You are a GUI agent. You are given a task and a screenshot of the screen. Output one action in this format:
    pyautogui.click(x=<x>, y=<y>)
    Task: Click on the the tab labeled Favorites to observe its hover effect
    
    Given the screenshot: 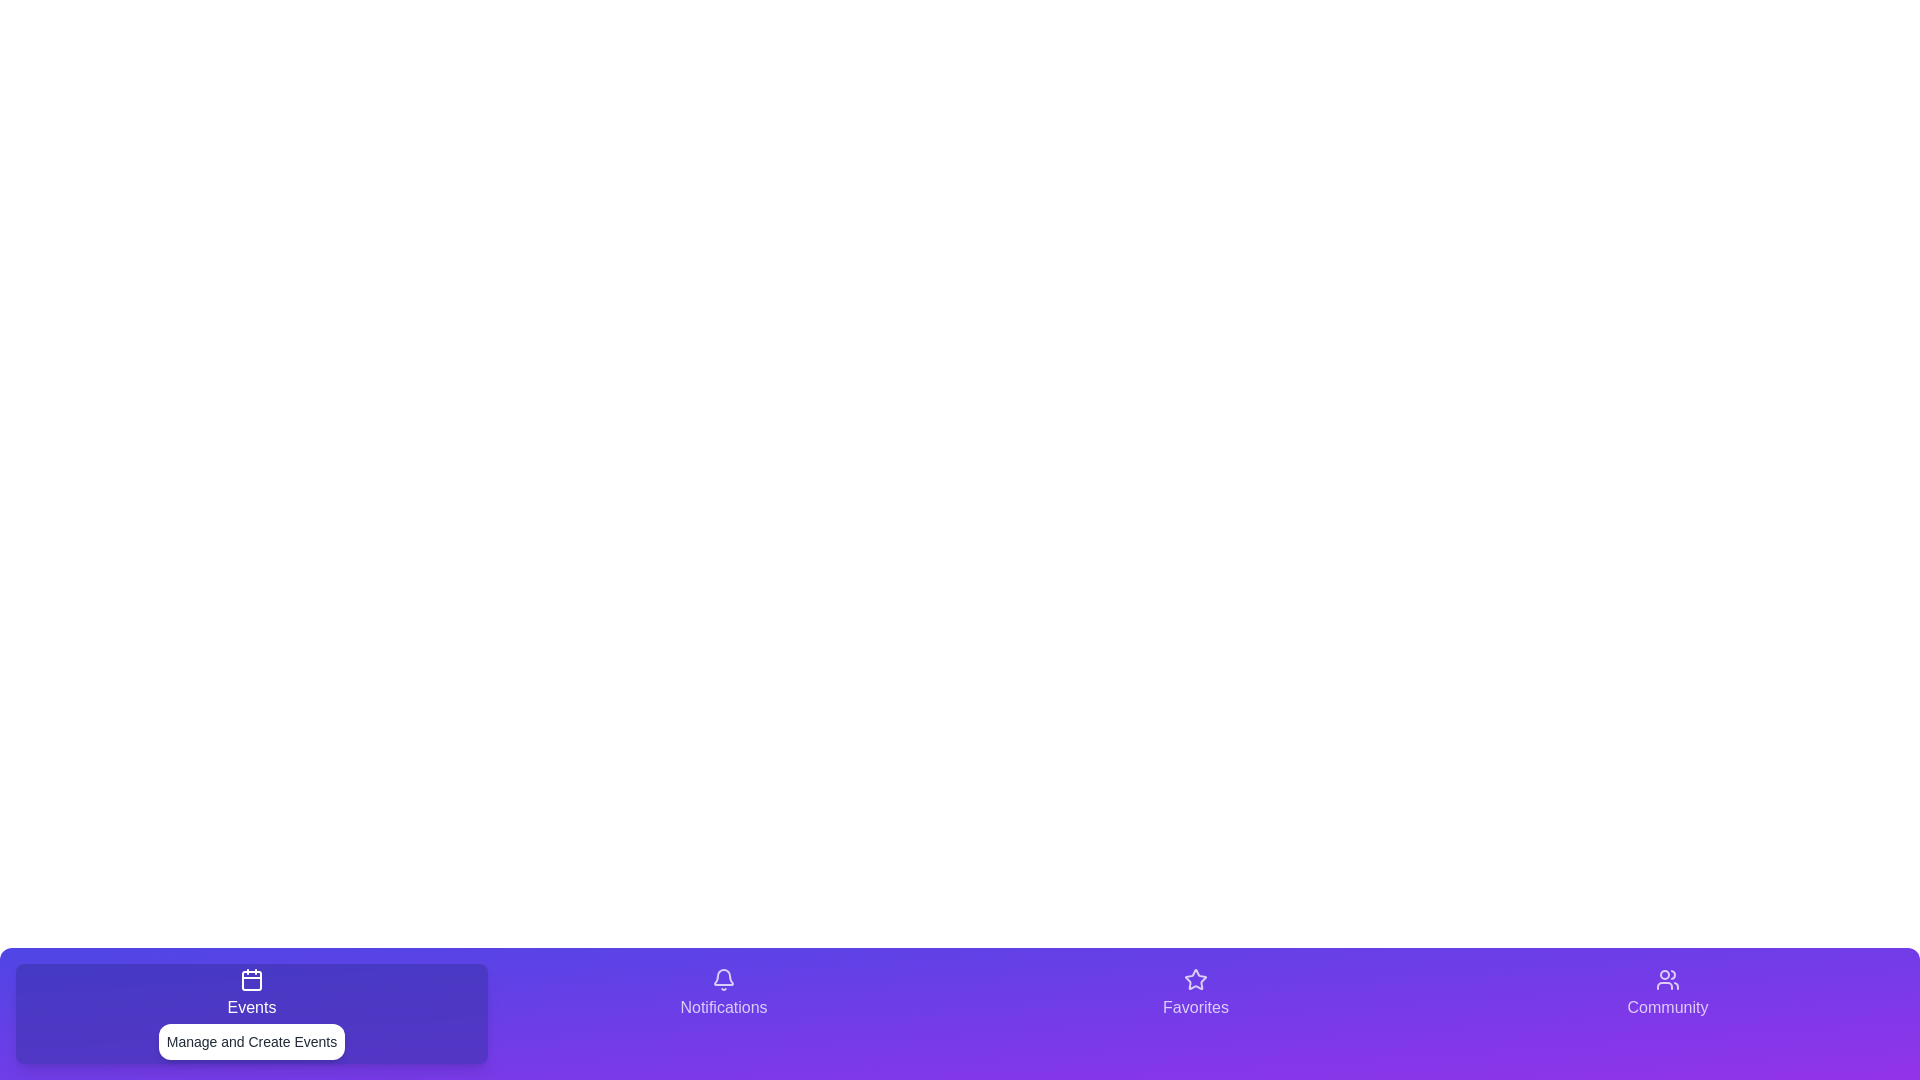 What is the action you would take?
    pyautogui.click(x=1195, y=1014)
    